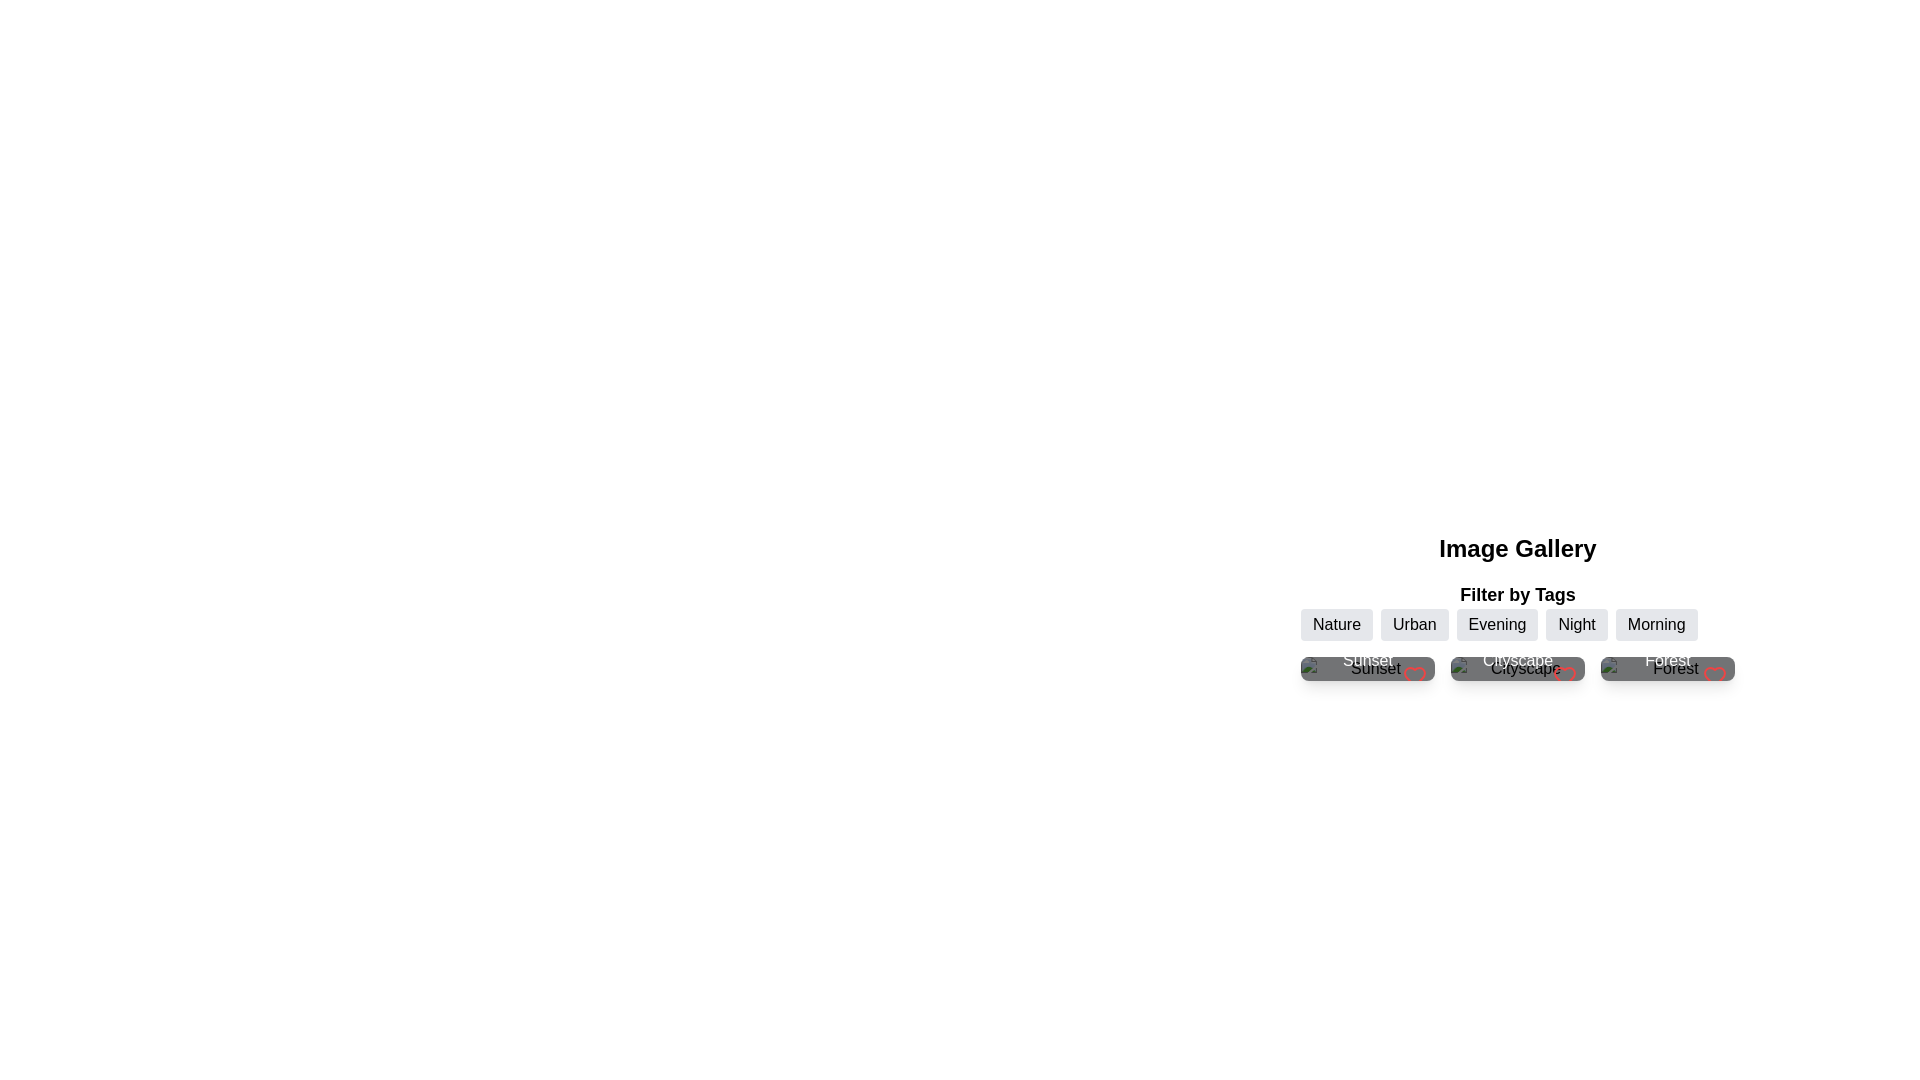 This screenshot has width=1920, height=1080. Describe the element at coordinates (1517, 660) in the screenshot. I see `the 'Cityscape' label located at the bottom of the second image card from the left in a horizontal grid layout, which has a semi-transparent black background` at that location.